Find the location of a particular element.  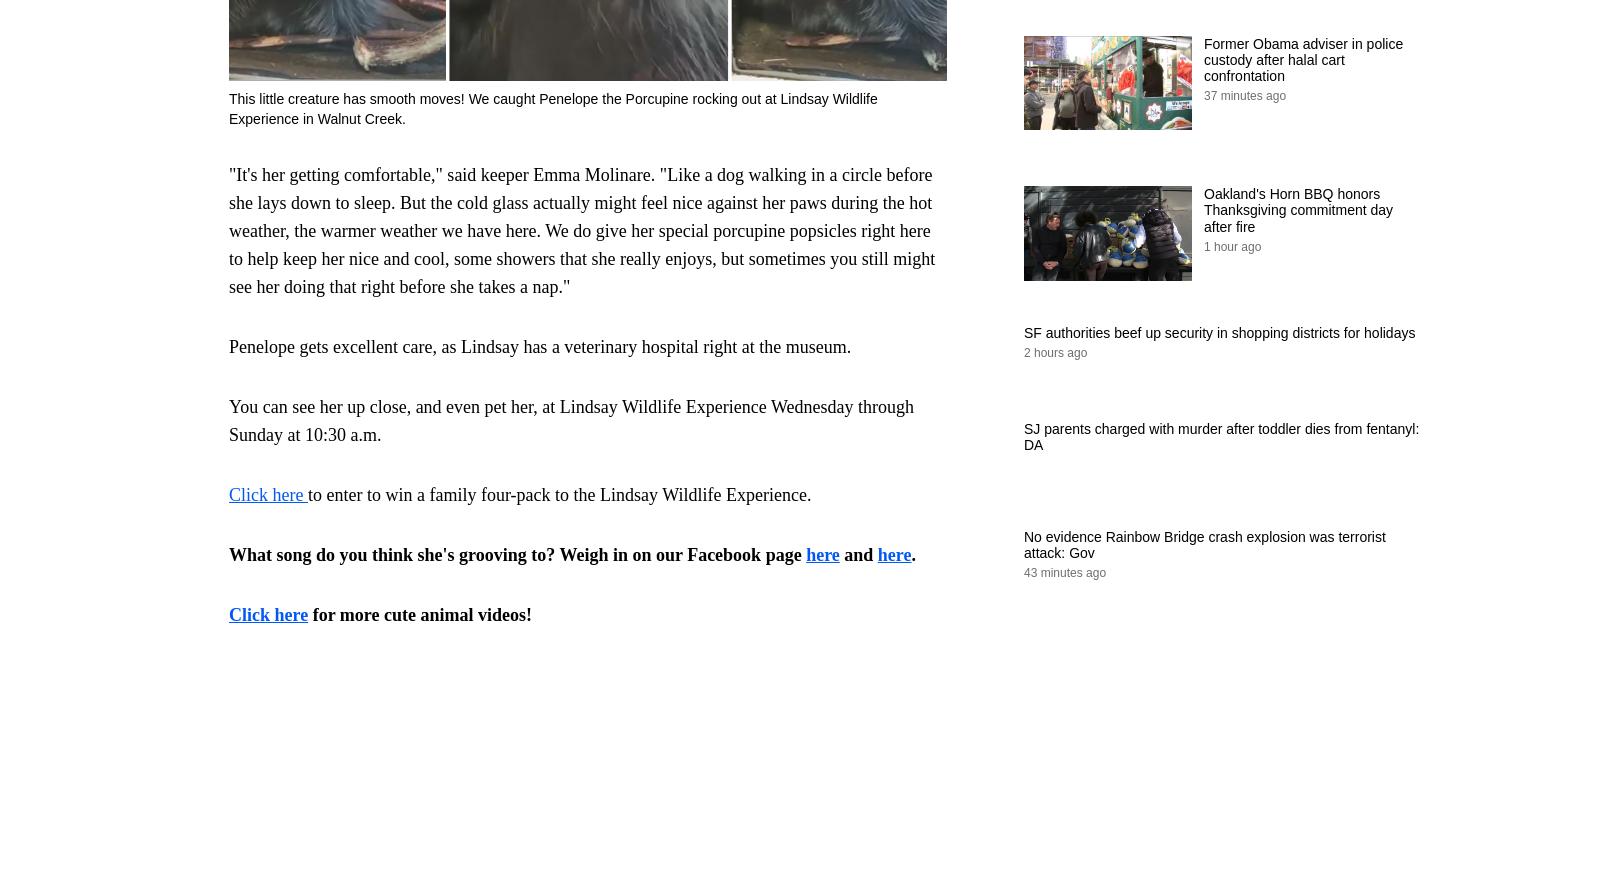

'No evidence Rainbow Bridge crash explosion was terrorist attack: Gov' is located at coordinates (1203, 543).